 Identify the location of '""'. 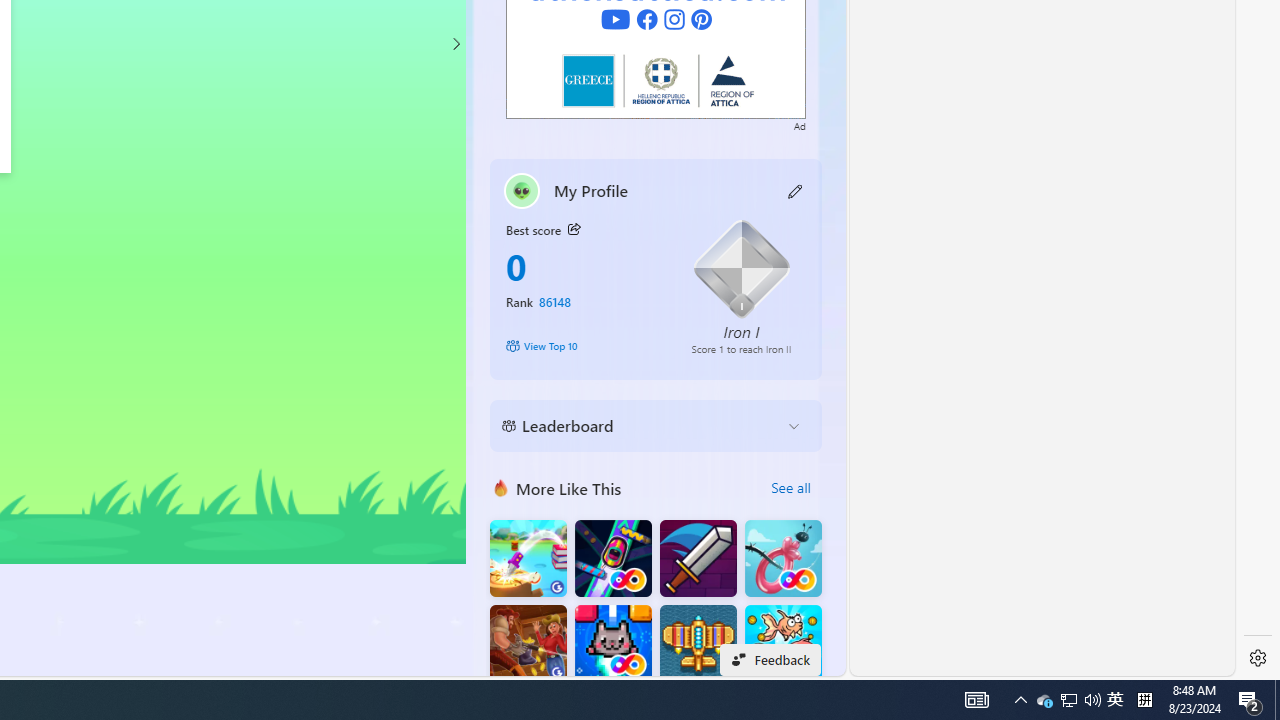
(522, 190).